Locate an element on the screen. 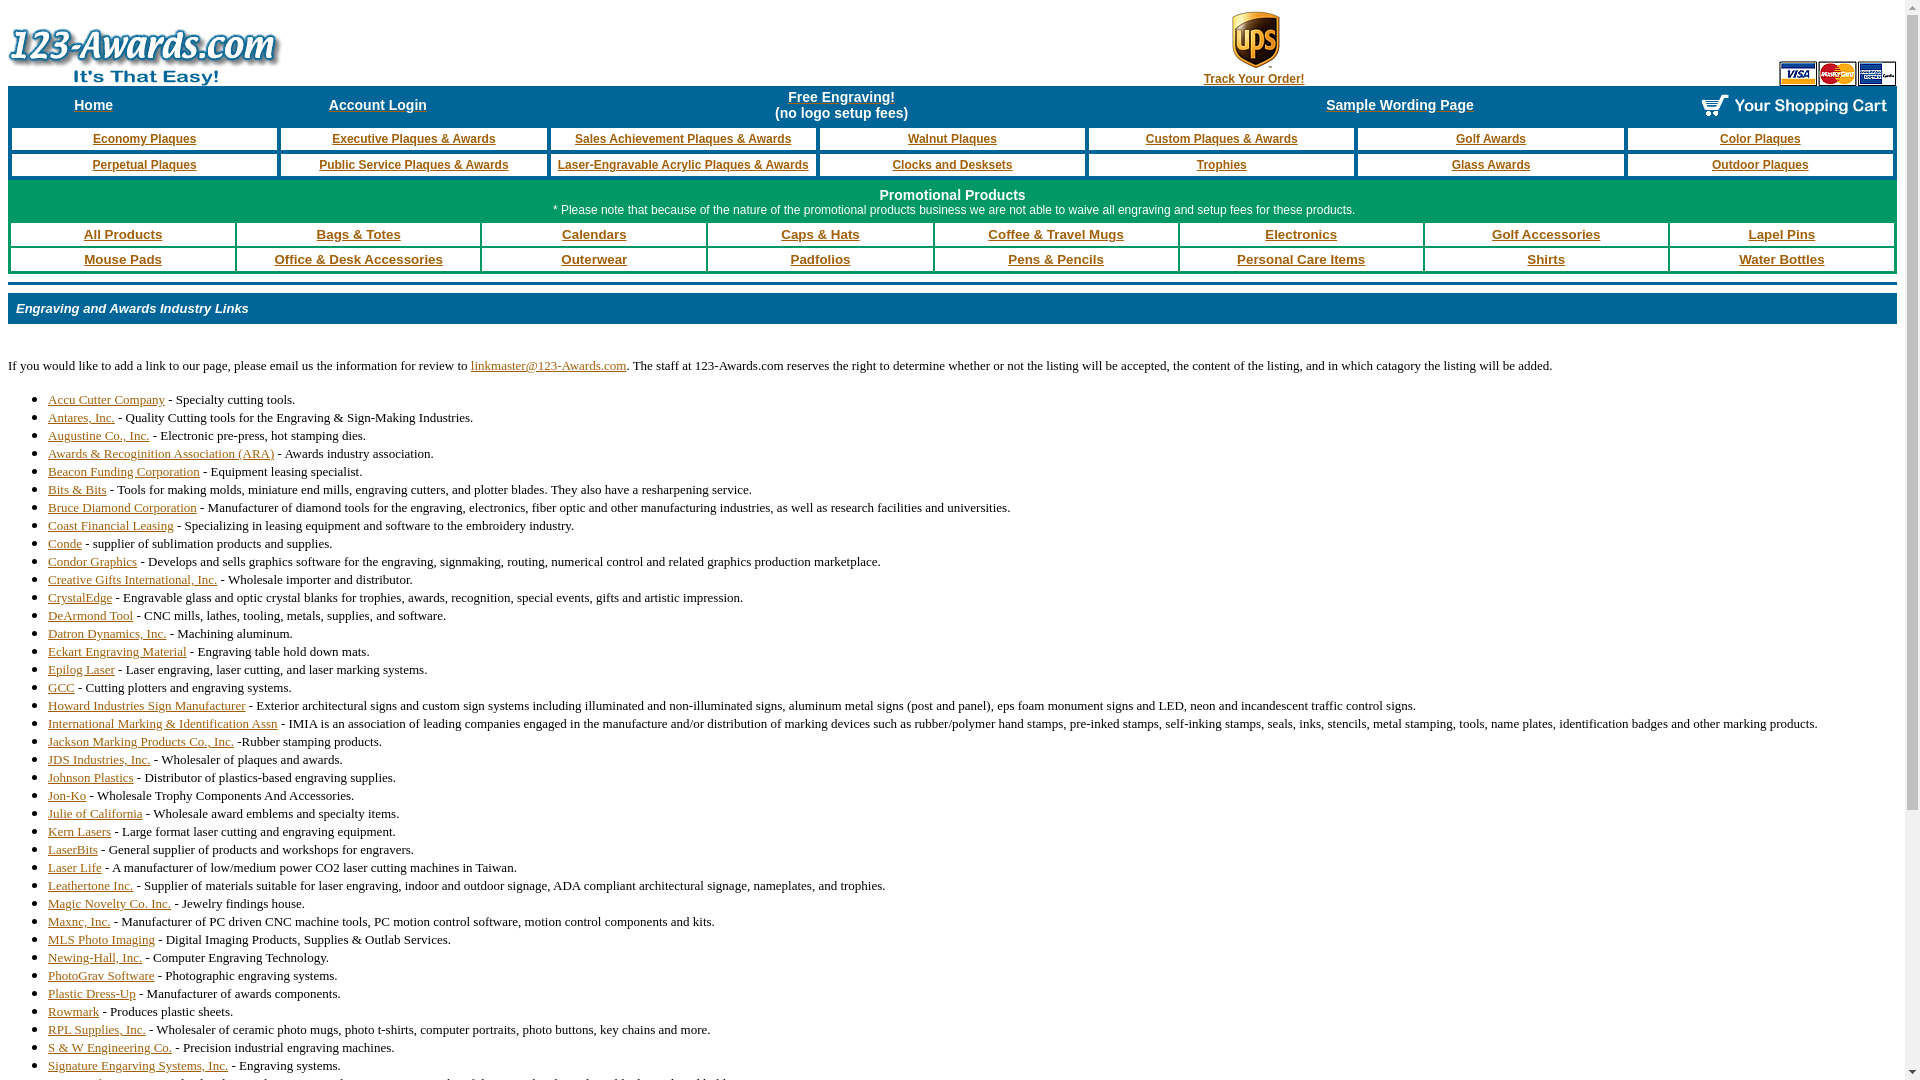  'Creative Gifts International, Inc.' is located at coordinates (48, 579).